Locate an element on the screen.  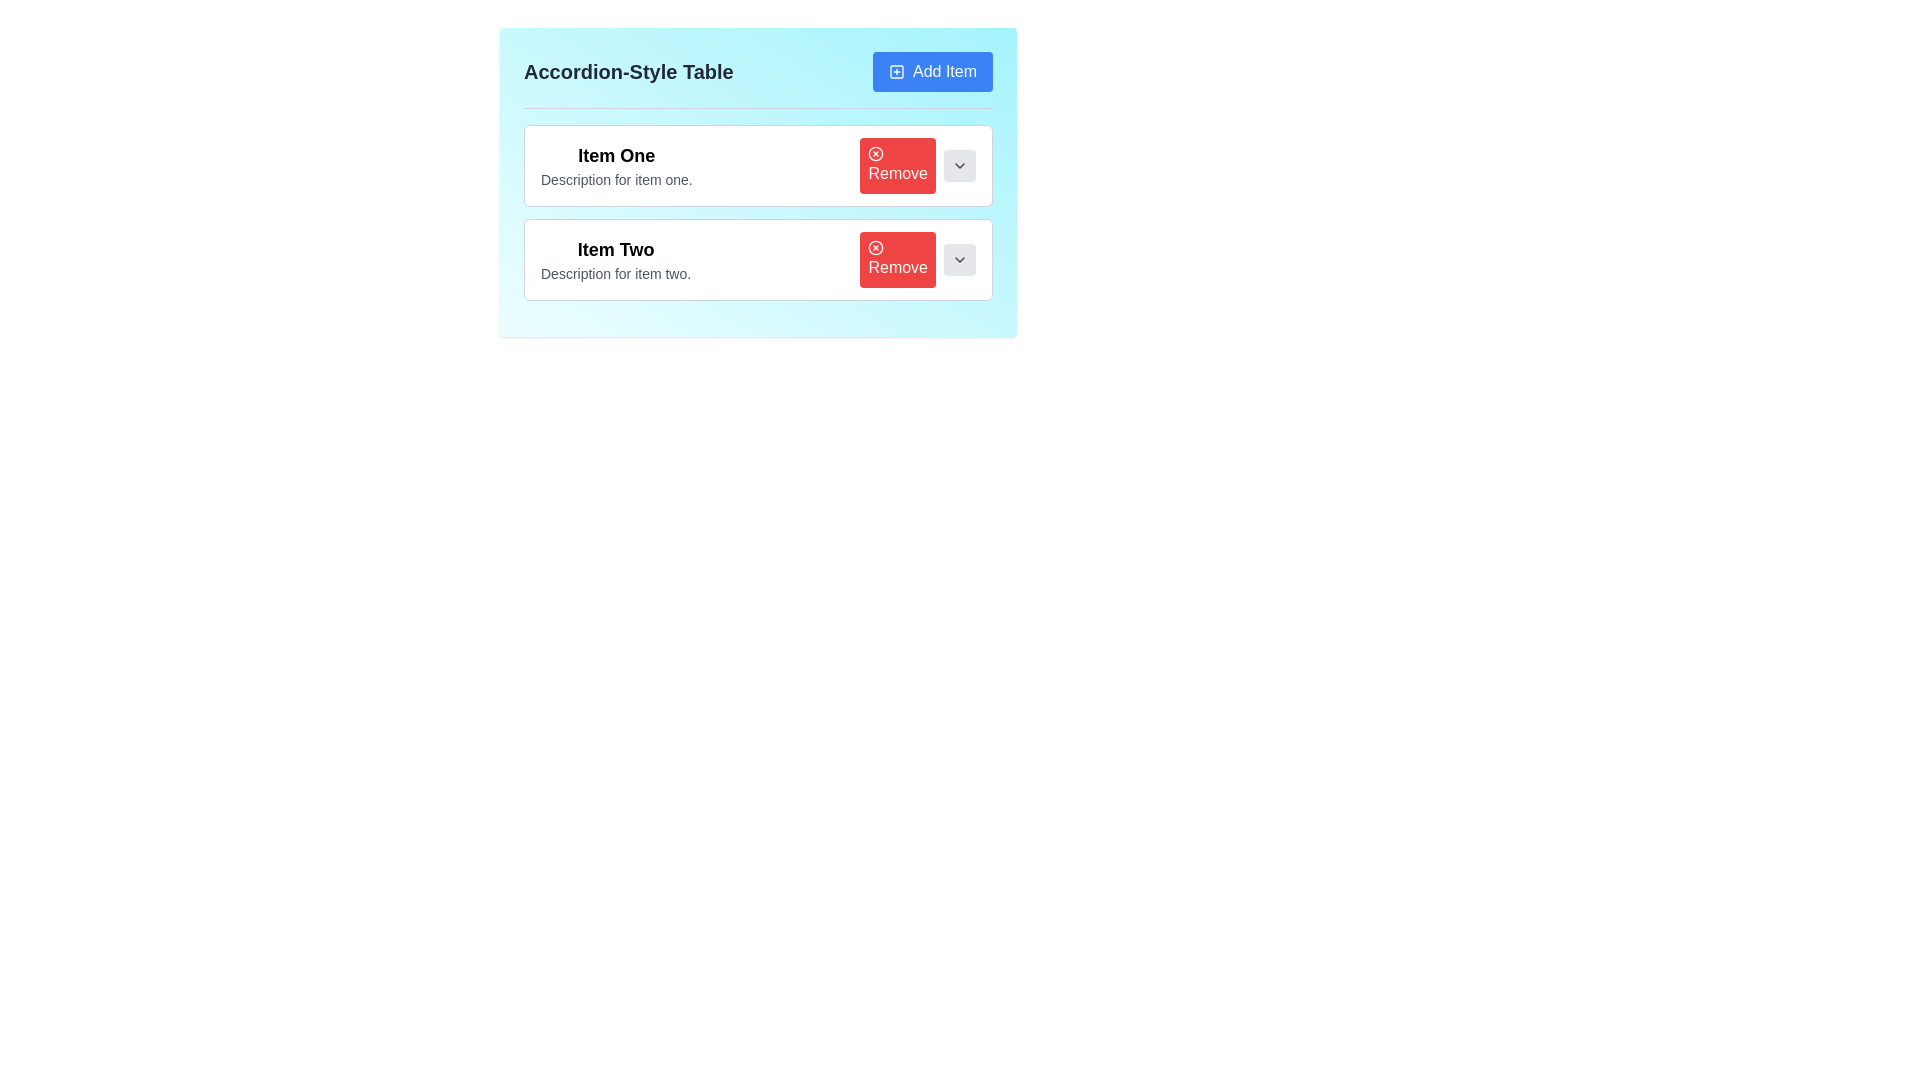
the 'Item Two' text label, which is a bold, large-sized text emphasizing its importance in the interface, located in the lower item row of the list is located at coordinates (614, 249).